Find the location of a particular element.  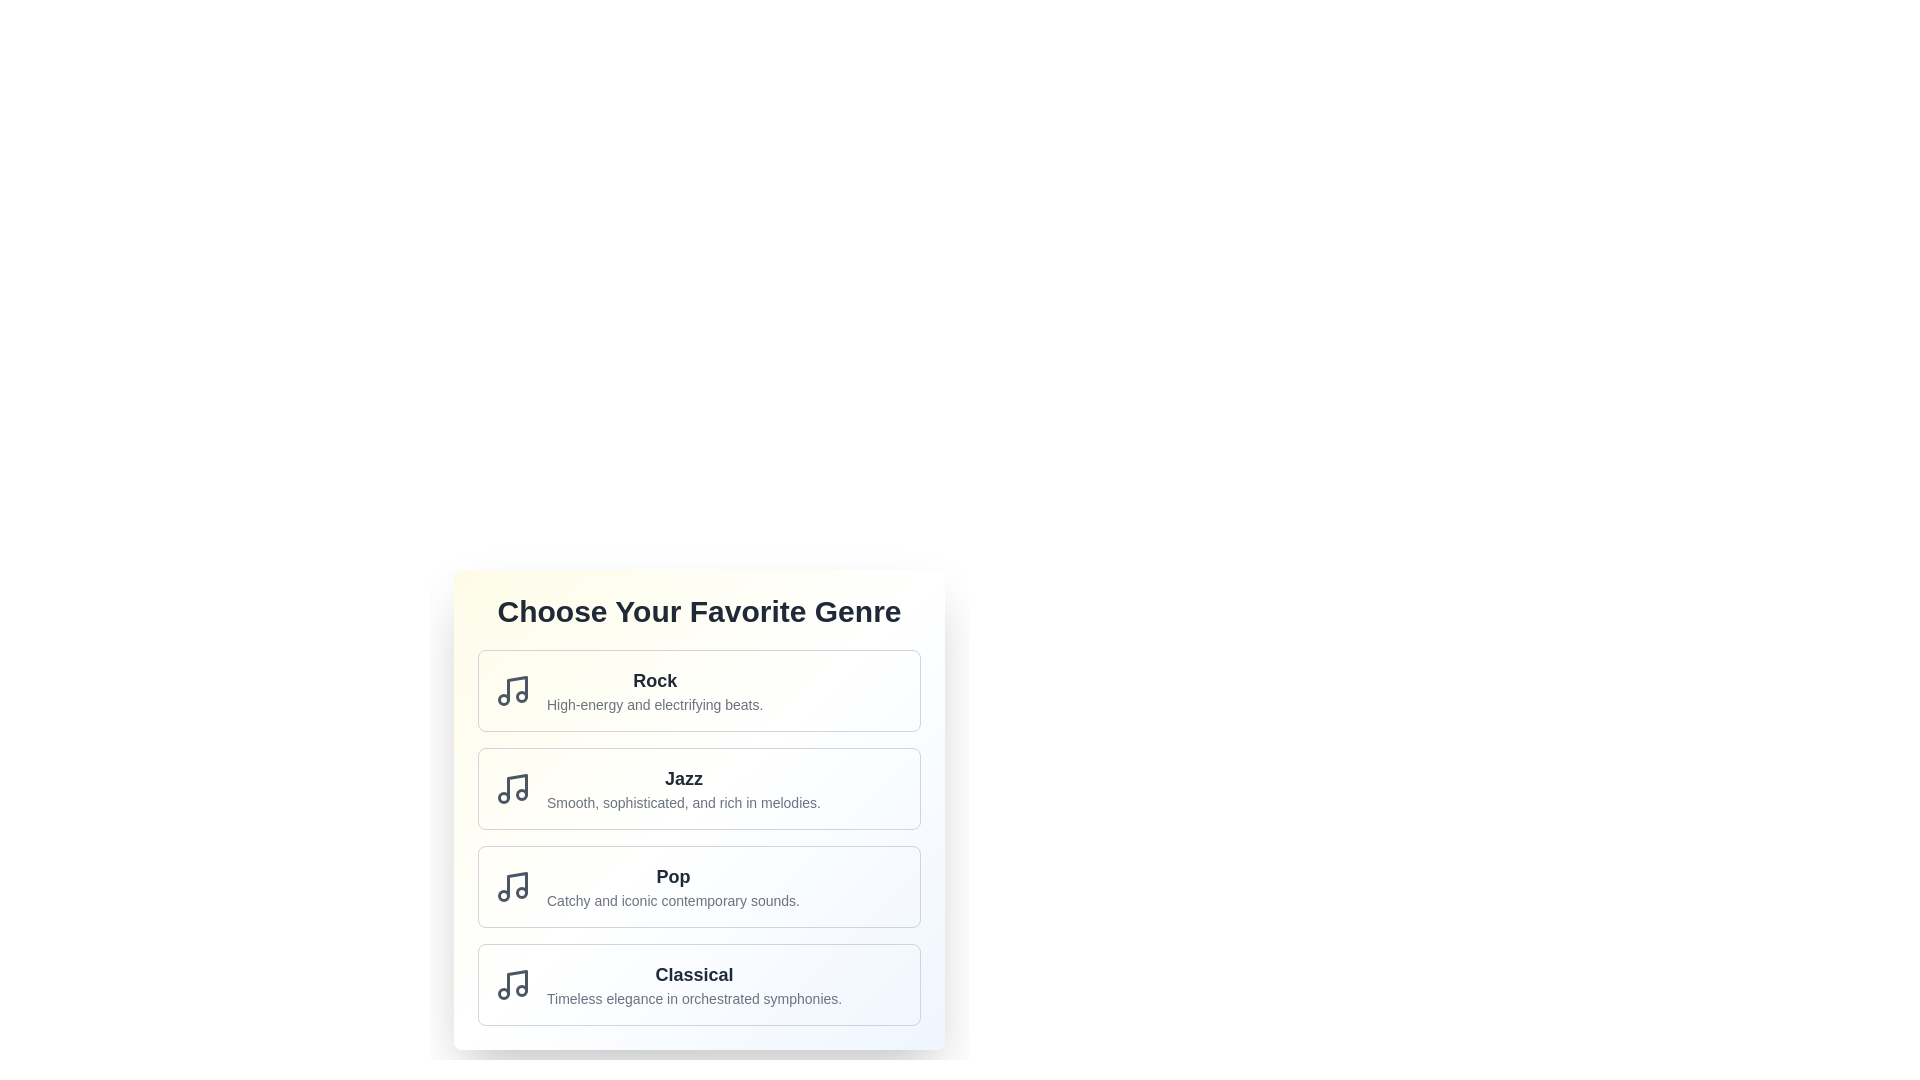

the musical notes icon located to the left of the 'Classical' text in the genre list is located at coordinates (513, 983).